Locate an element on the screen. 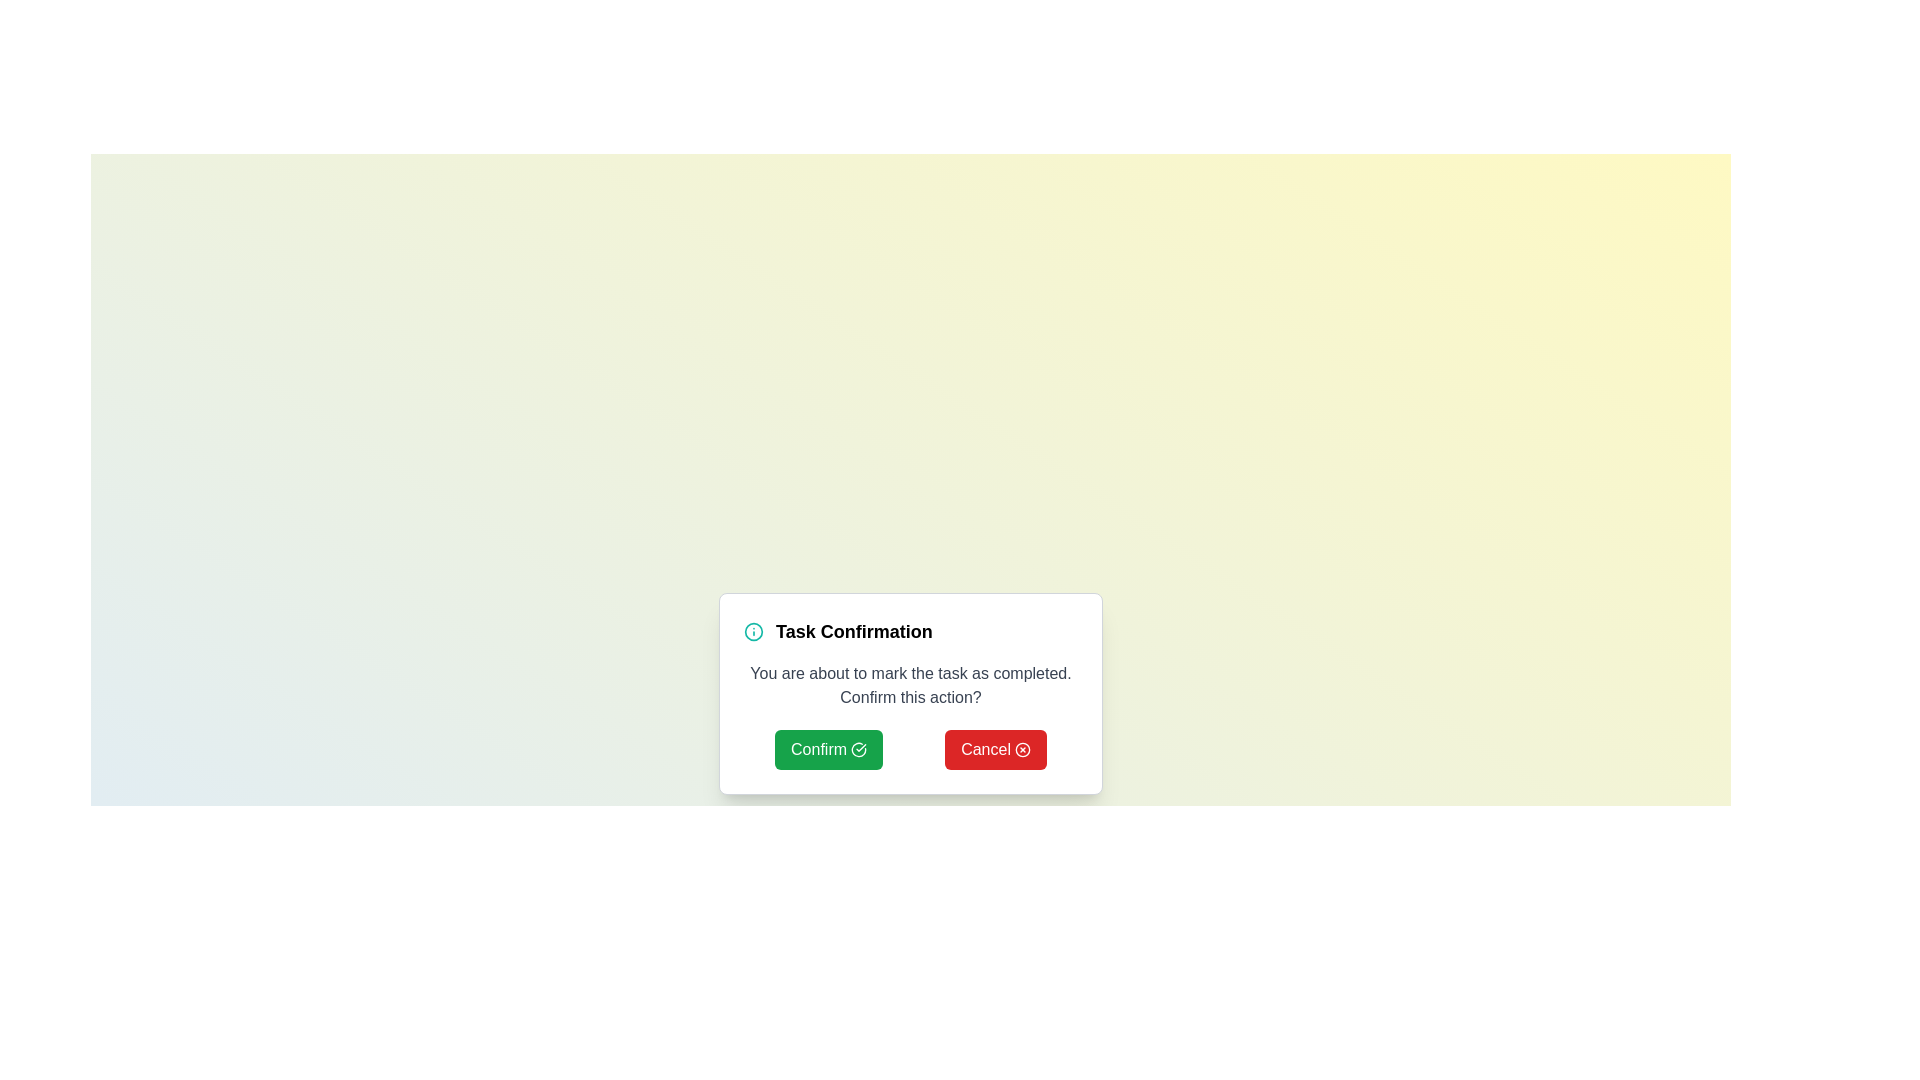 Image resolution: width=1920 pixels, height=1080 pixels. the details of the Information icon located to the left of the 'Task Confirmation' text is located at coordinates (752, 632).